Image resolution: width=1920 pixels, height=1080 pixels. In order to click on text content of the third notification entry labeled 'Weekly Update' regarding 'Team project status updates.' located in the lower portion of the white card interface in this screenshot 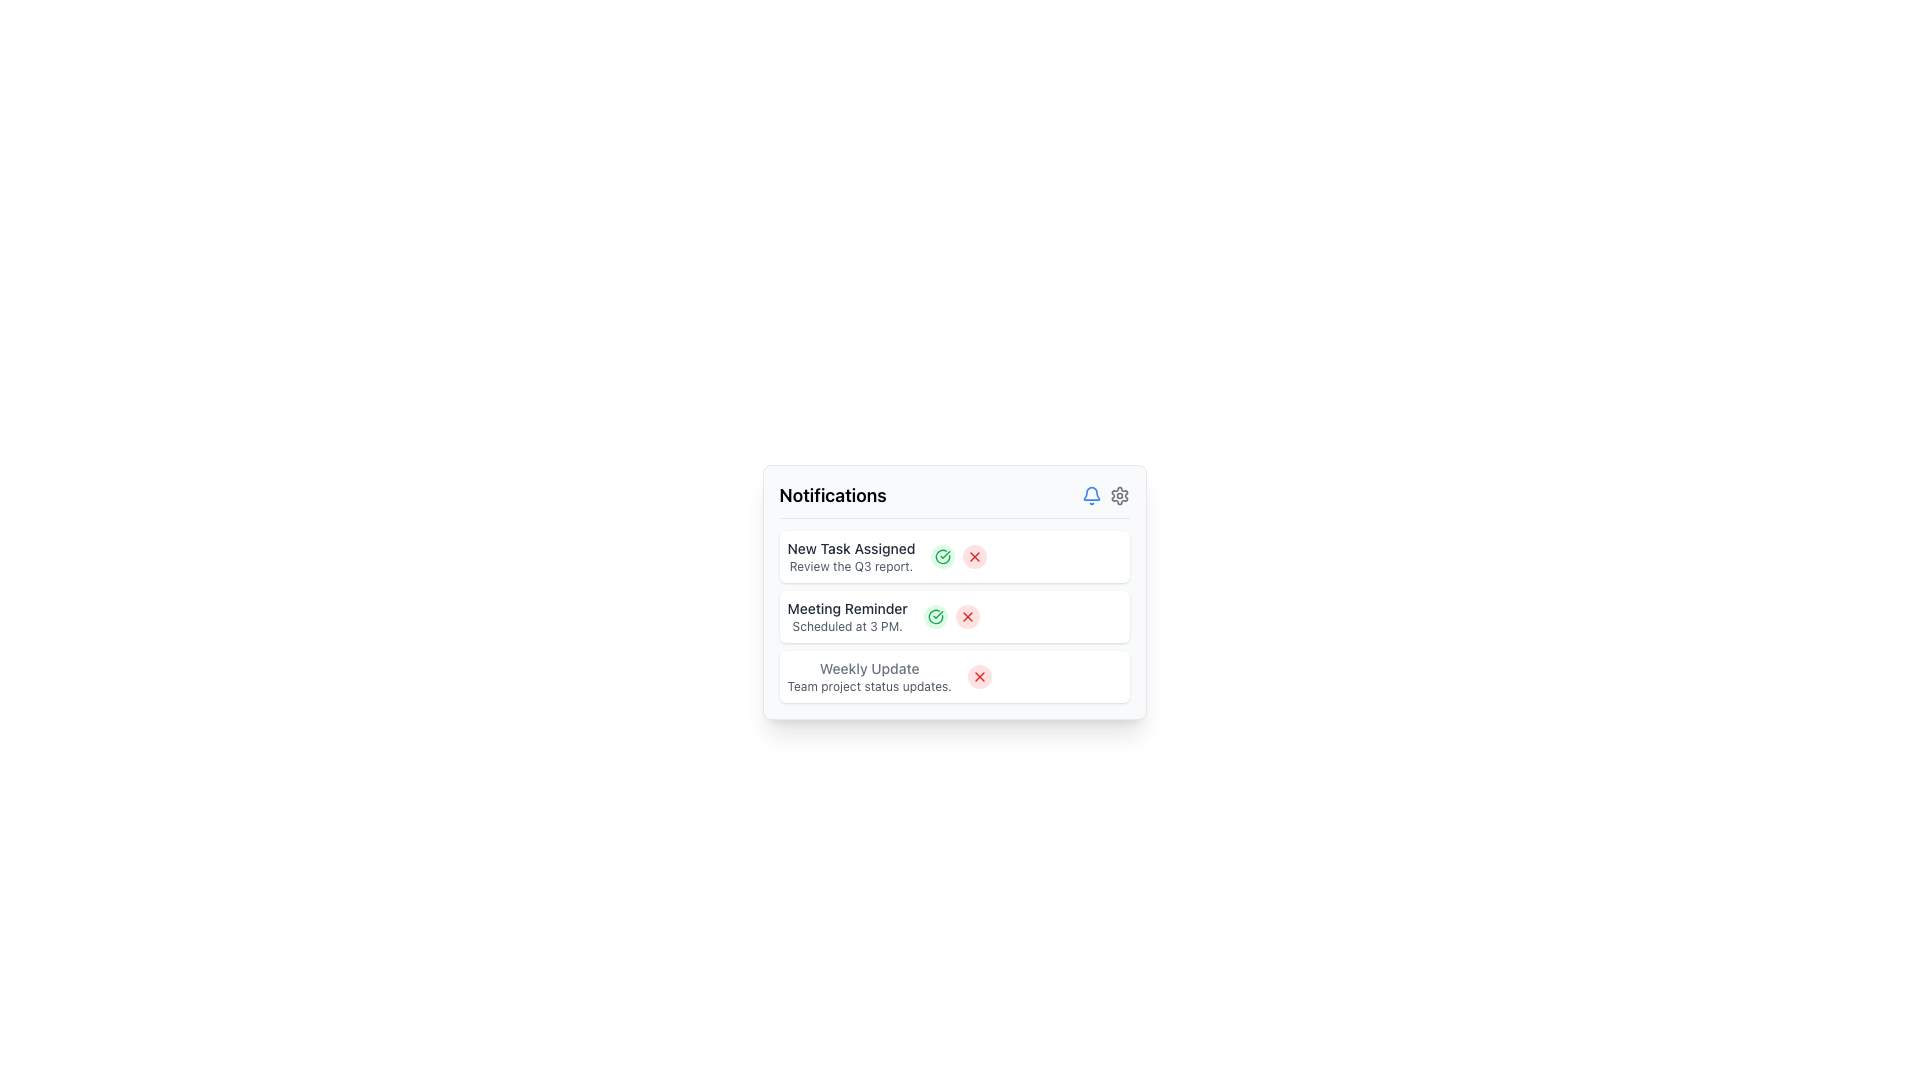, I will do `click(869, 676)`.